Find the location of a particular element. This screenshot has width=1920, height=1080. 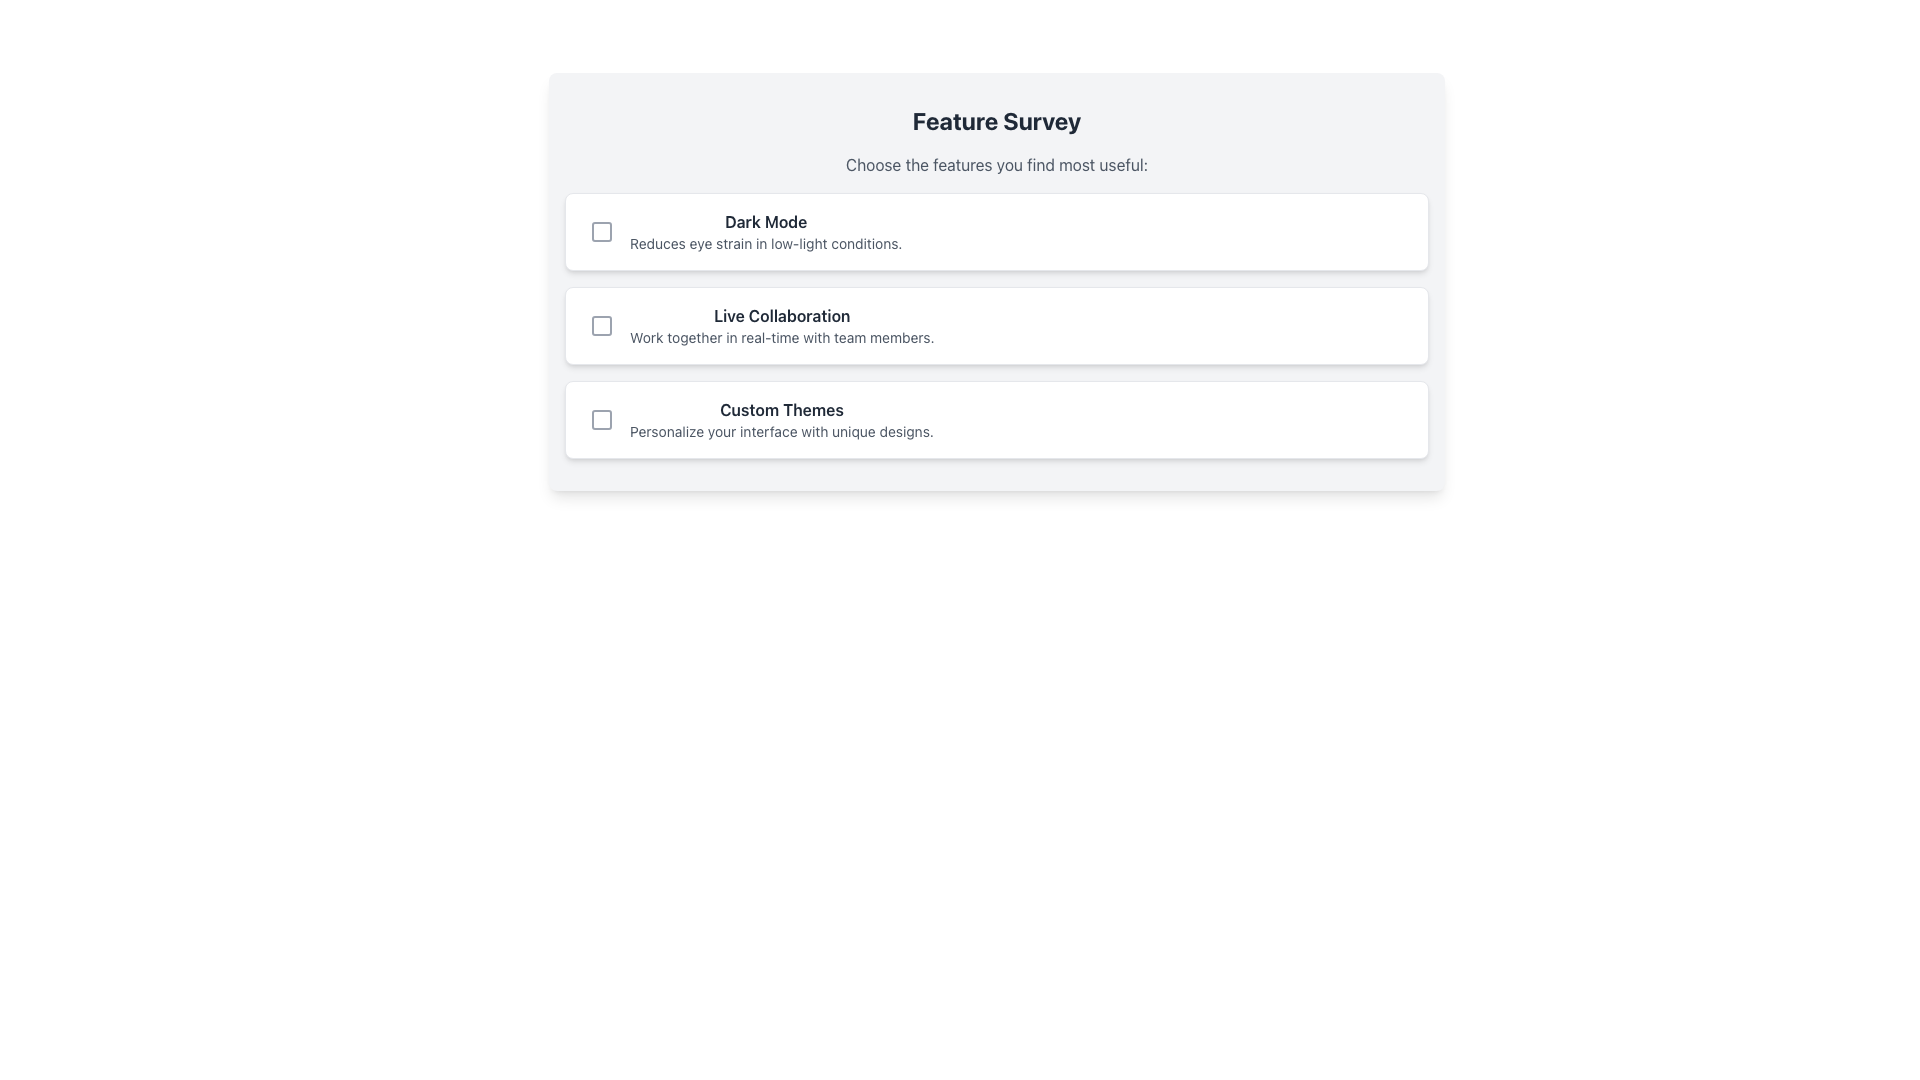

the text label displaying 'Live Collaboration', which is styled in bold sans-serif font and positioned below 'Dark Mode' and above 'Custom Themes' is located at coordinates (781, 315).